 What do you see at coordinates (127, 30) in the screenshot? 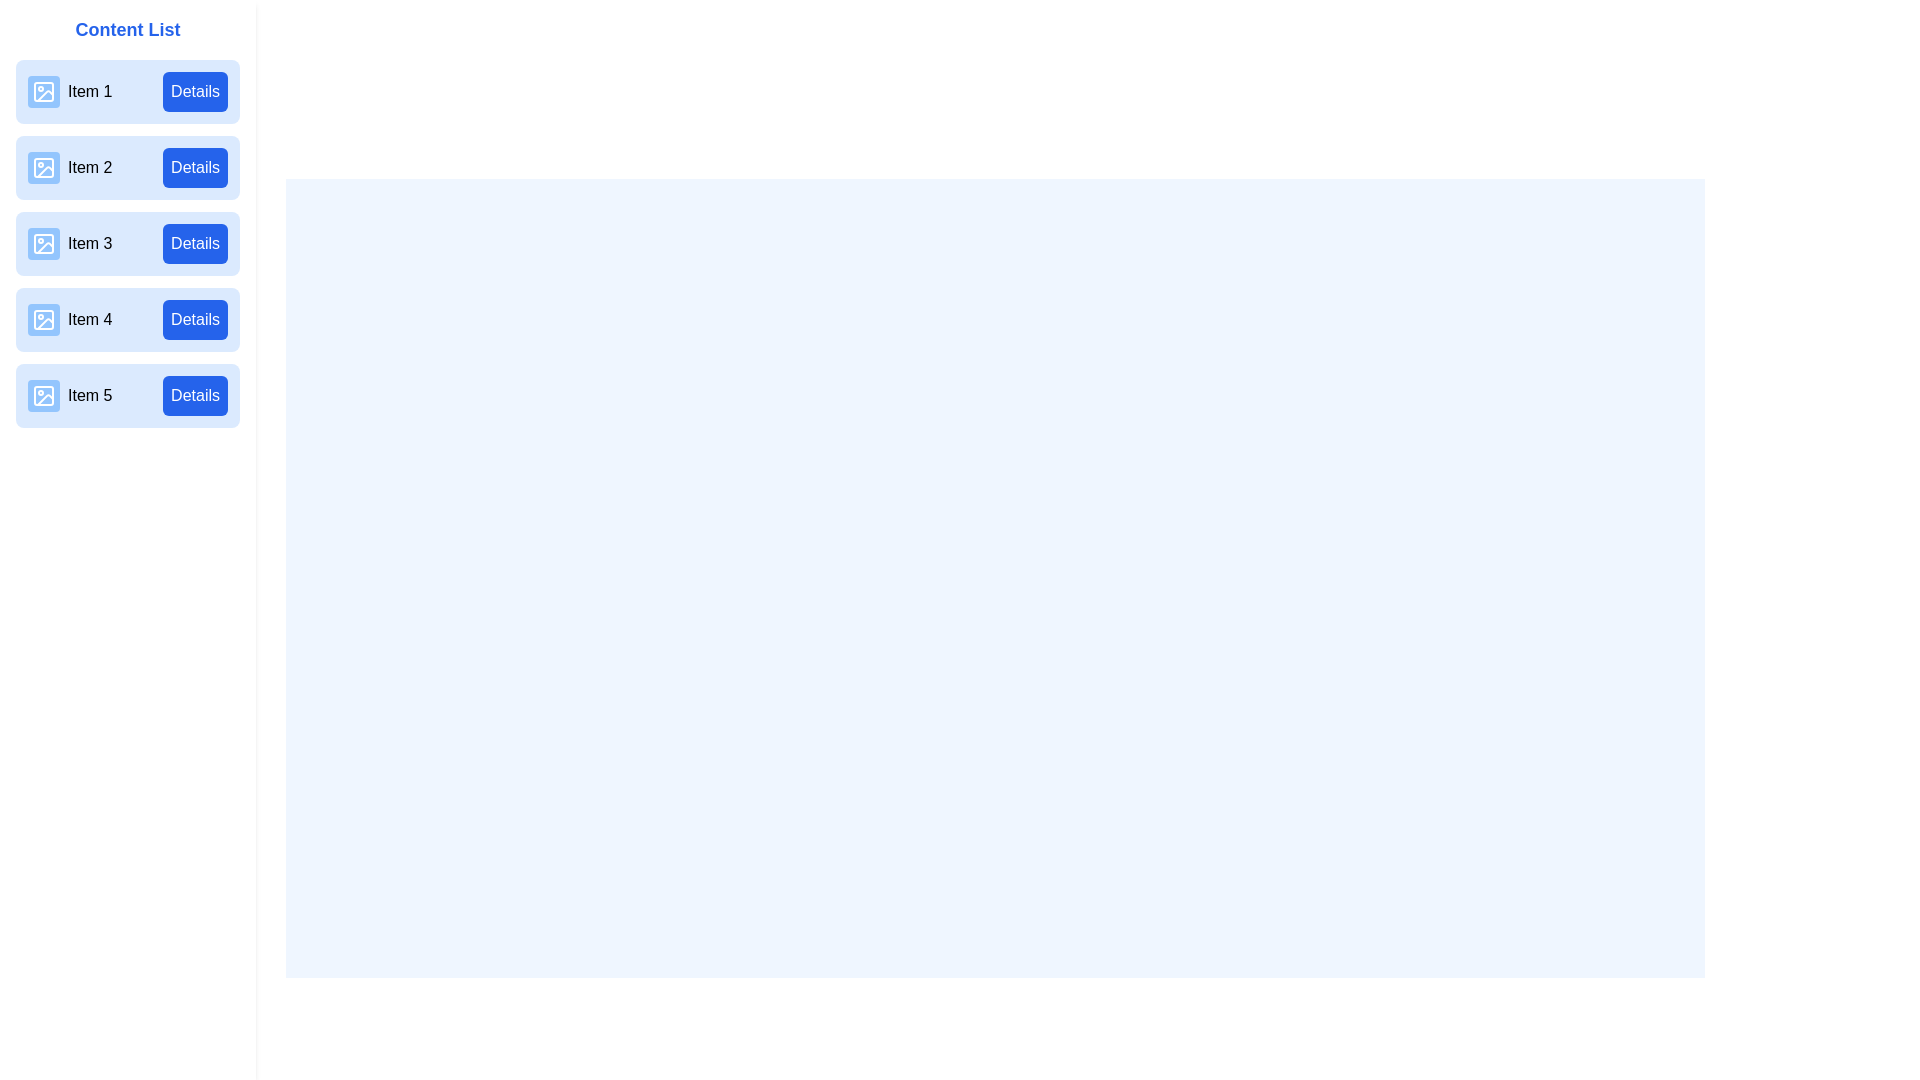
I see `the text element that serves as the title for the sidebar, positioned at the top of the left-side panel` at bounding box center [127, 30].